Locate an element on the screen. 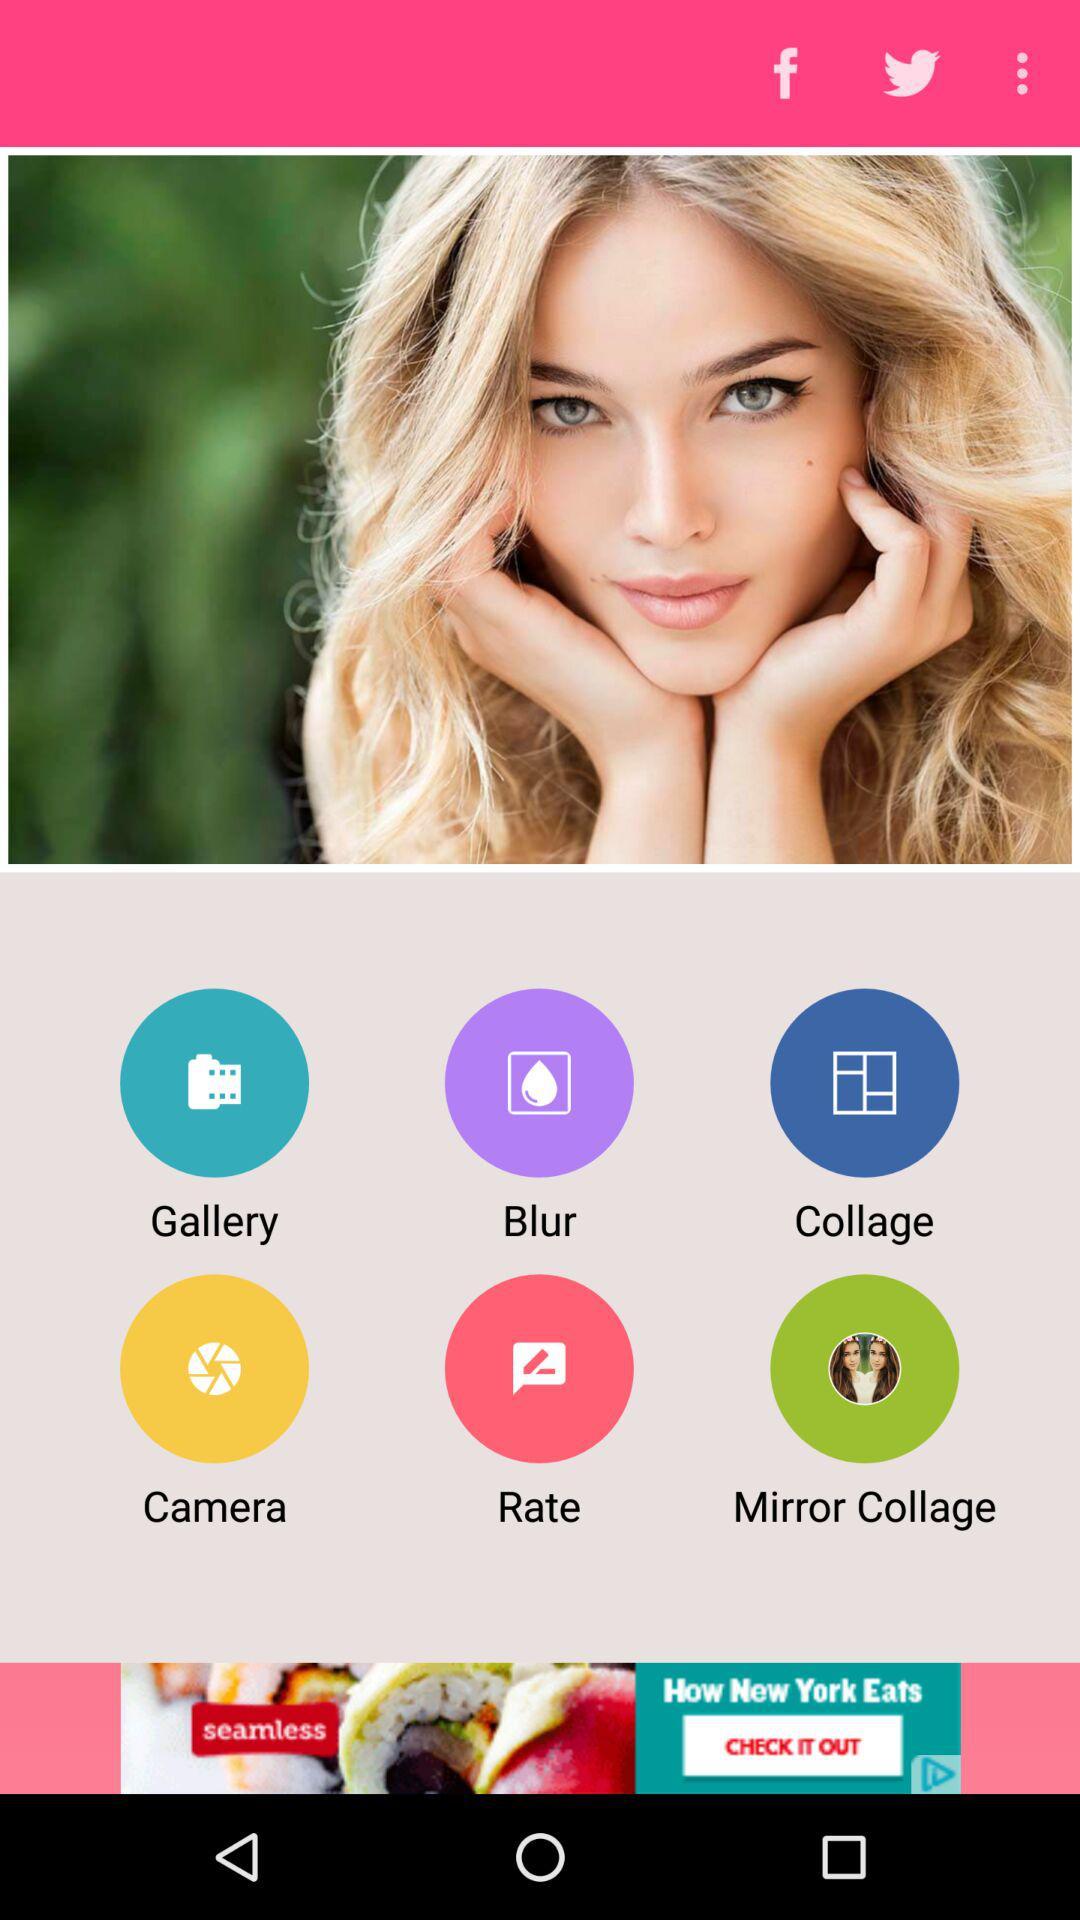 The height and width of the screenshot is (1920, 1080). the dashboard icon is located at coordinates (863, 1082).